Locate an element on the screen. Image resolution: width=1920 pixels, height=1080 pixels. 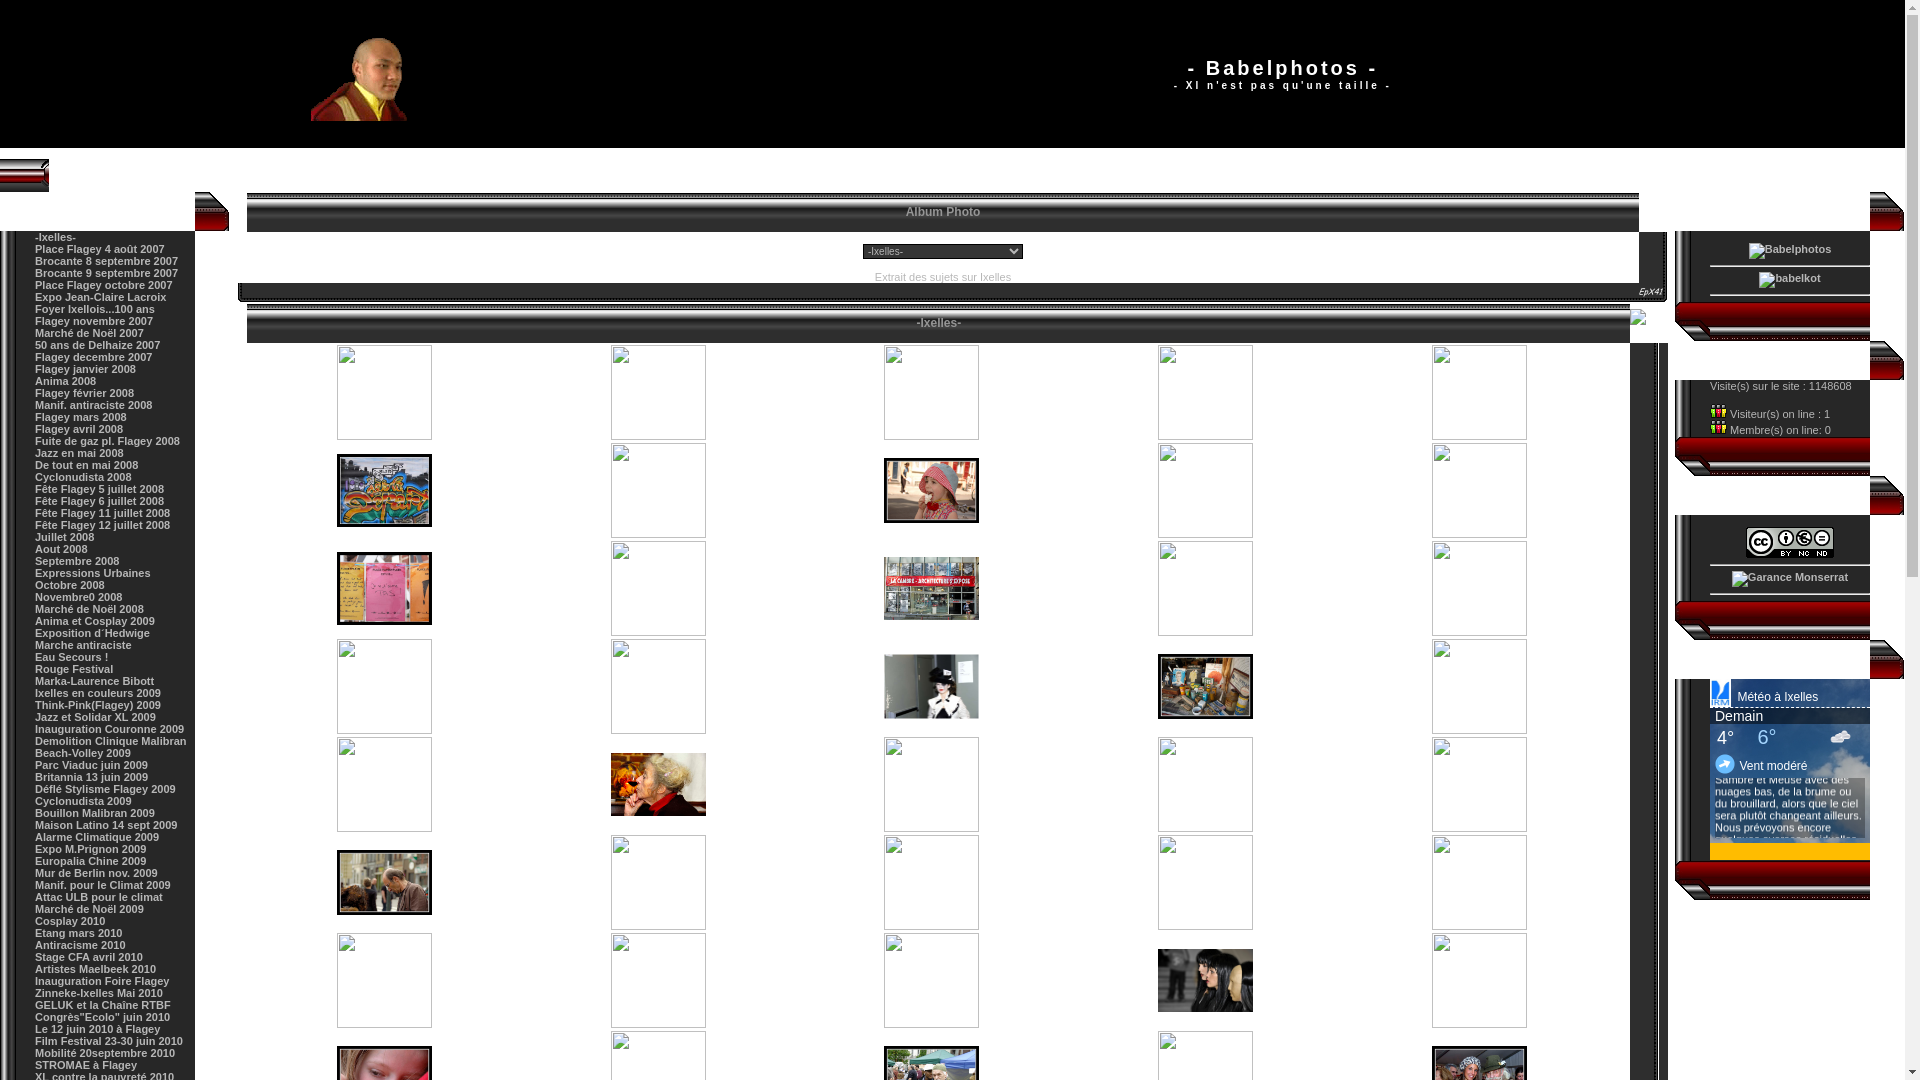
'Artistes Maelbeek 2010' is located at coordinates (94, 967).